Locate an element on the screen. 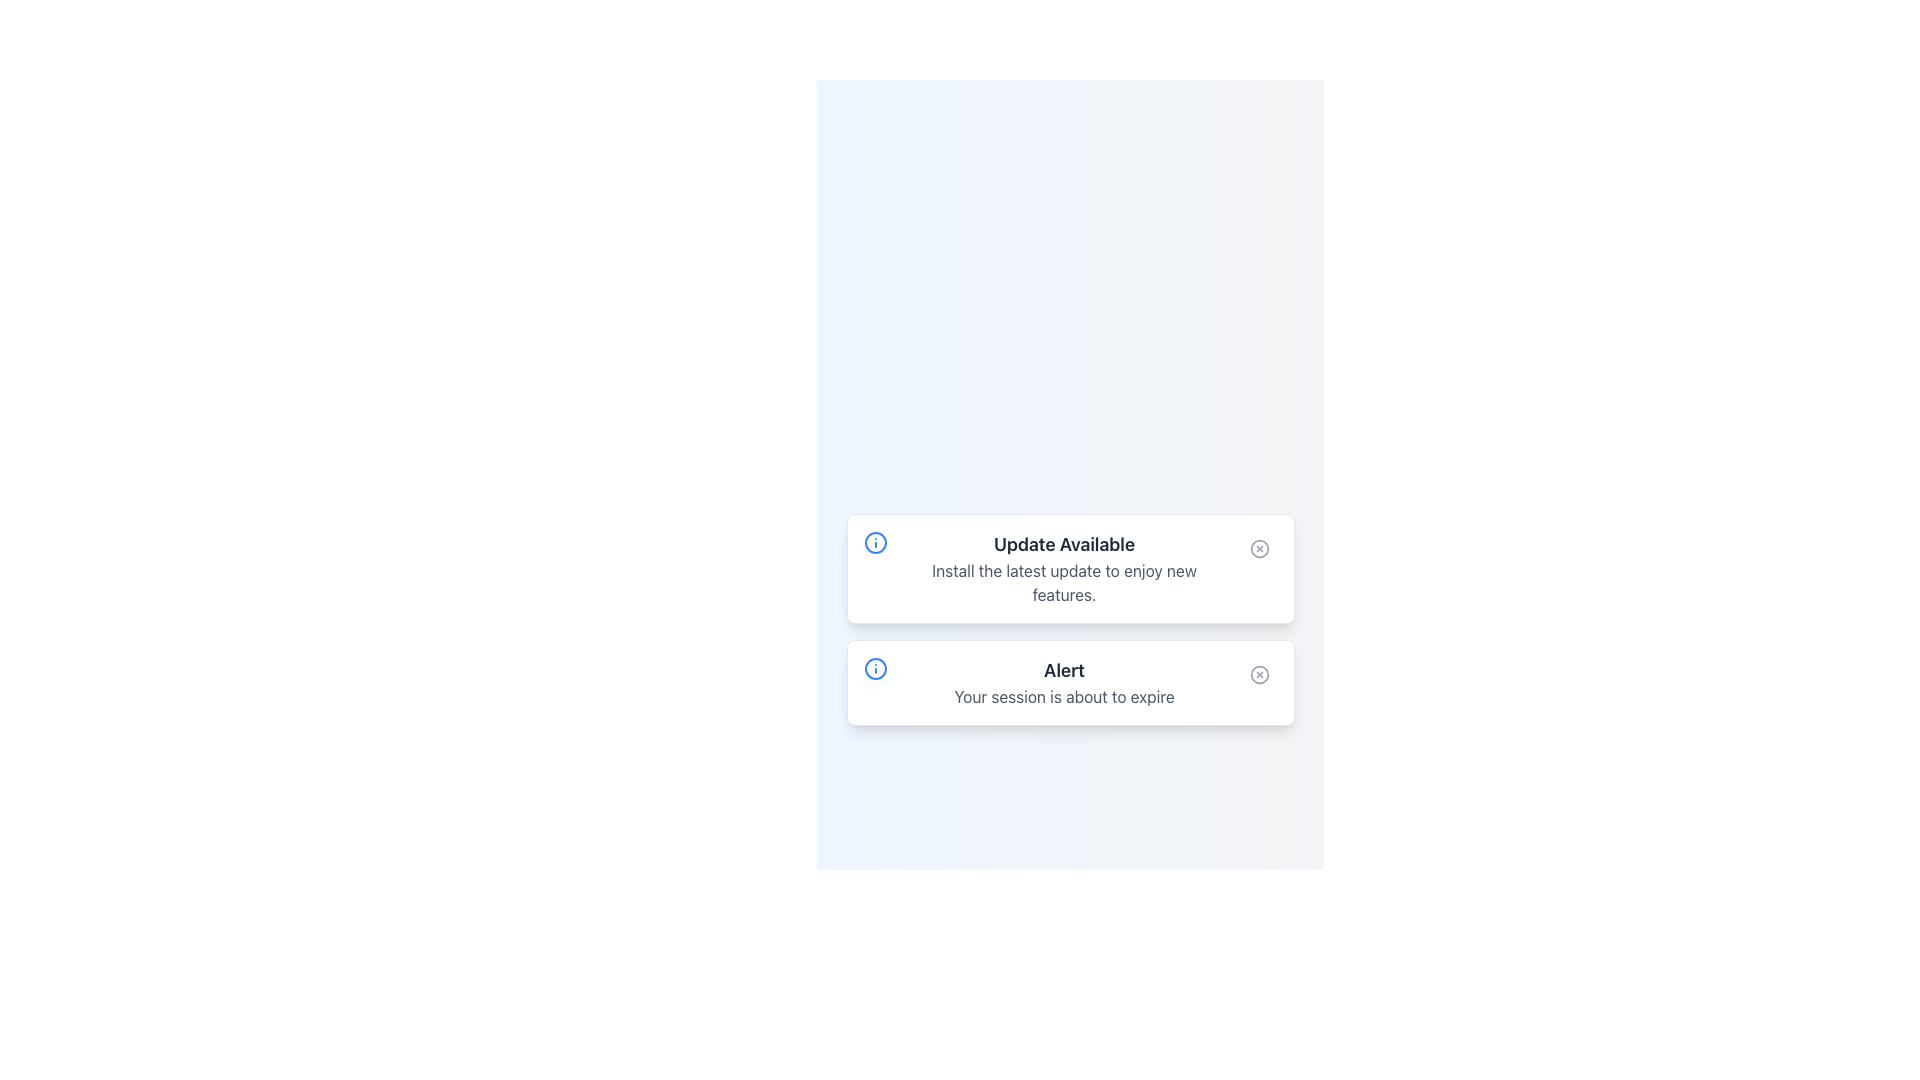  the close icon button located in the top notification card next to the 'Update Available' title, aligned towards the right corner is located at coordinates (1258, 548).